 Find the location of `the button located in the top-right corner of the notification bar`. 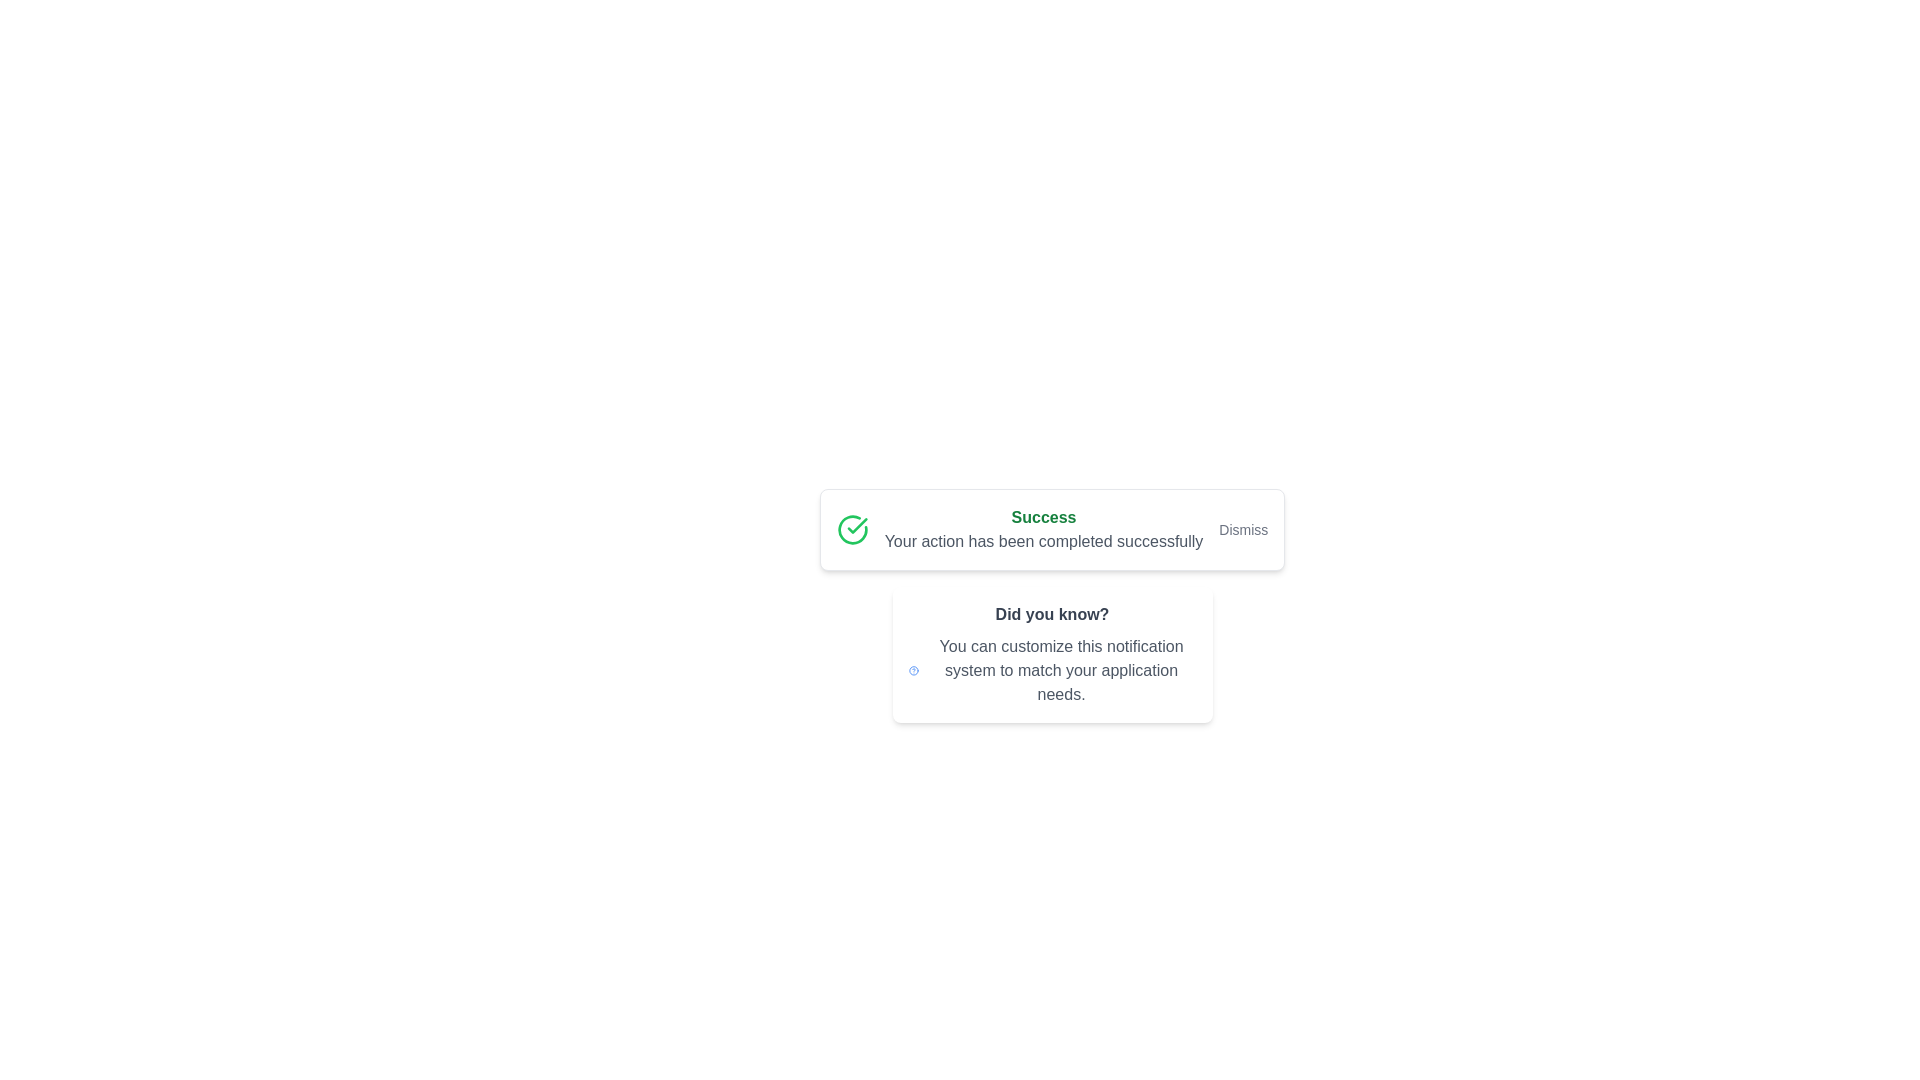

the button located in the top-right corner of the notification bar is located at coordinates (1242, 528).